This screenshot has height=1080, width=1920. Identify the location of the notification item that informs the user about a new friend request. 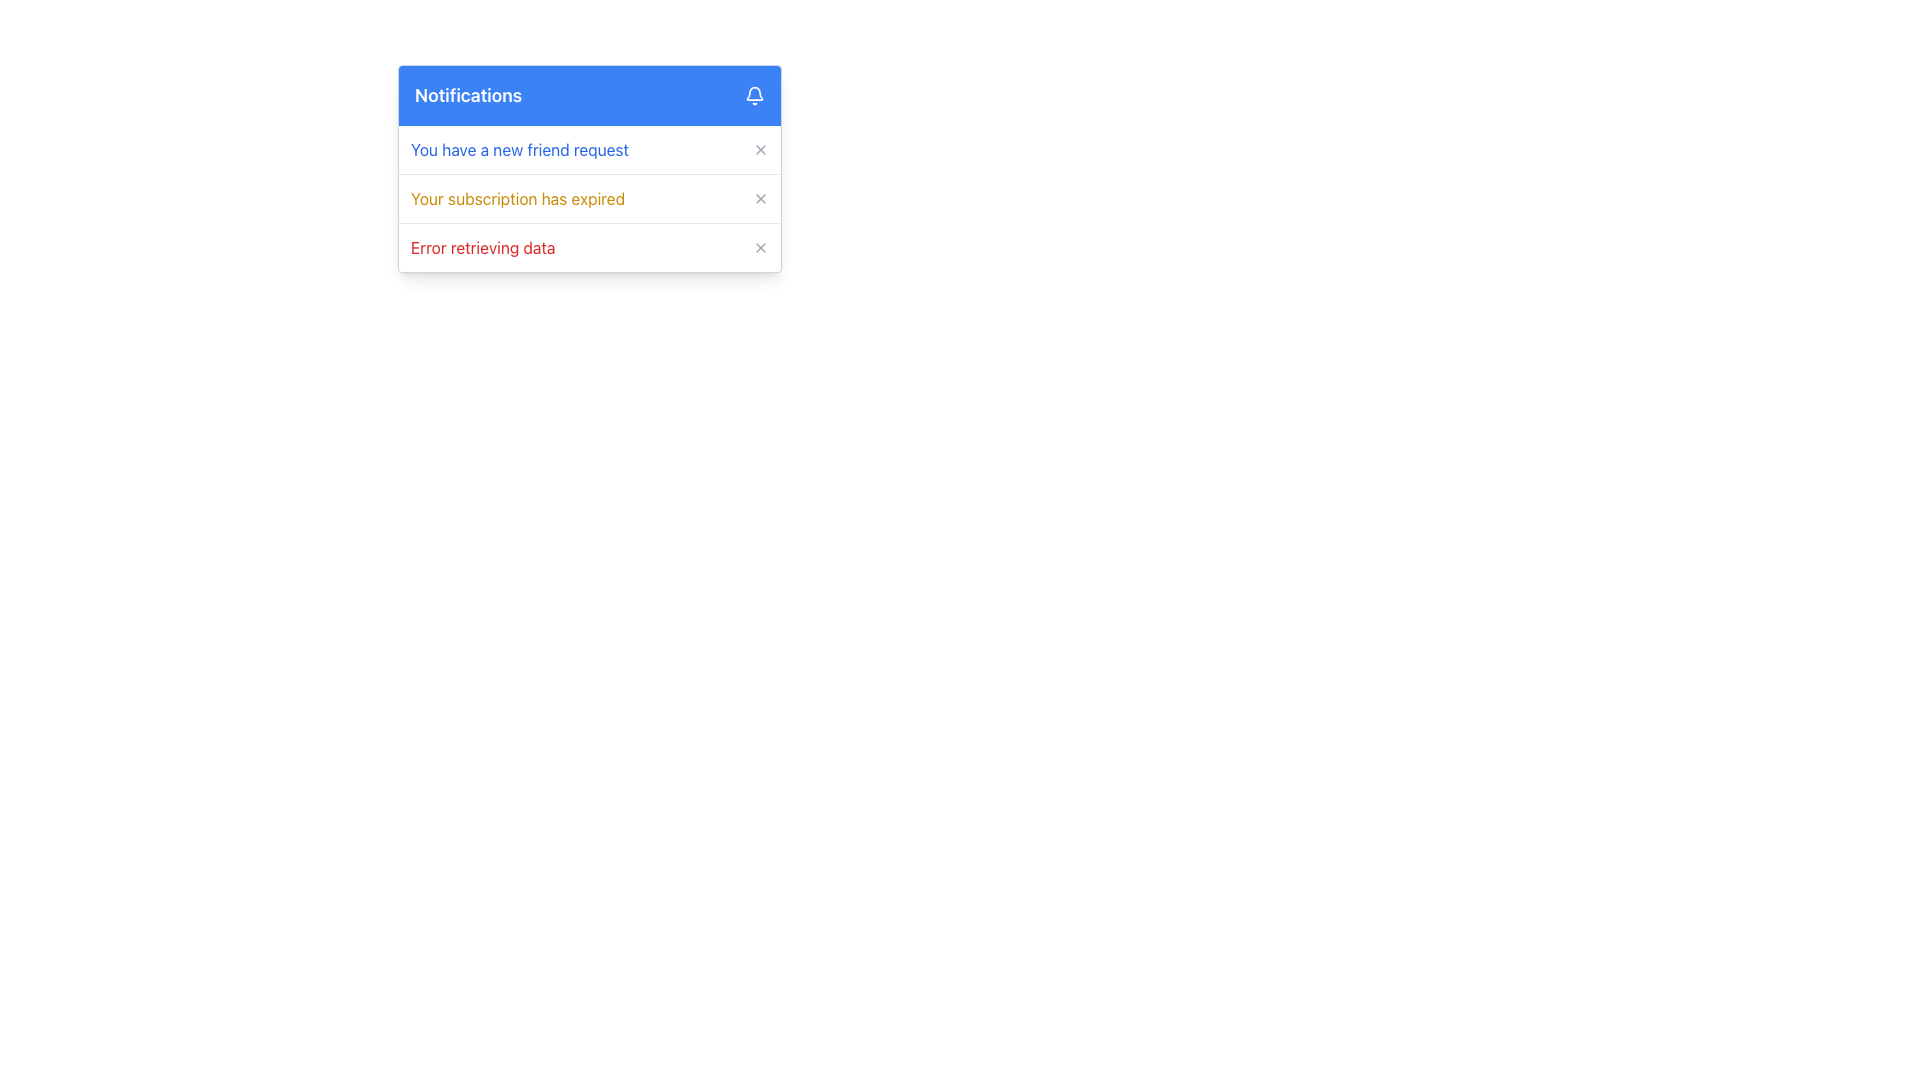
(589, 149).